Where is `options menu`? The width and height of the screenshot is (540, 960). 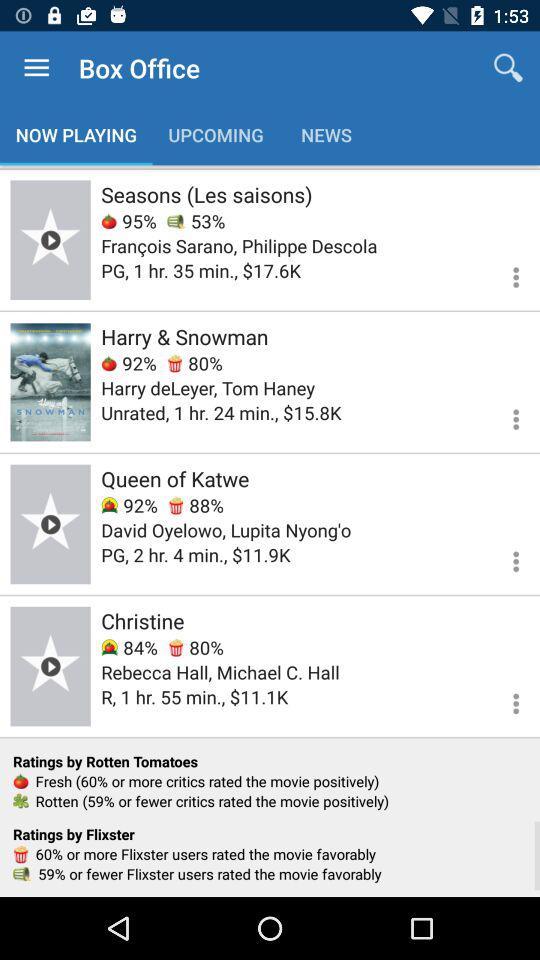 options menu is located at coordinates (503, 273).